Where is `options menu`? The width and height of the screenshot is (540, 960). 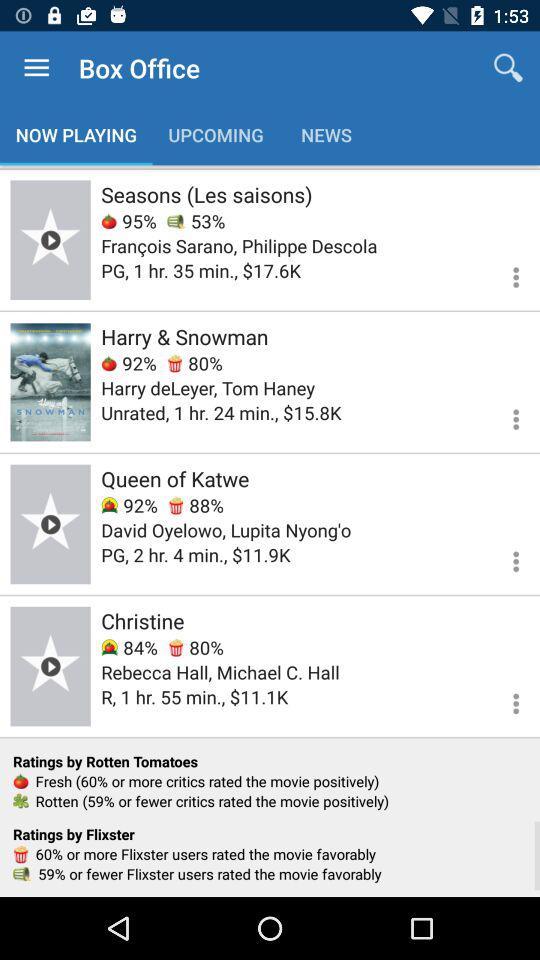 options menu is located at coordinates (503, 273).